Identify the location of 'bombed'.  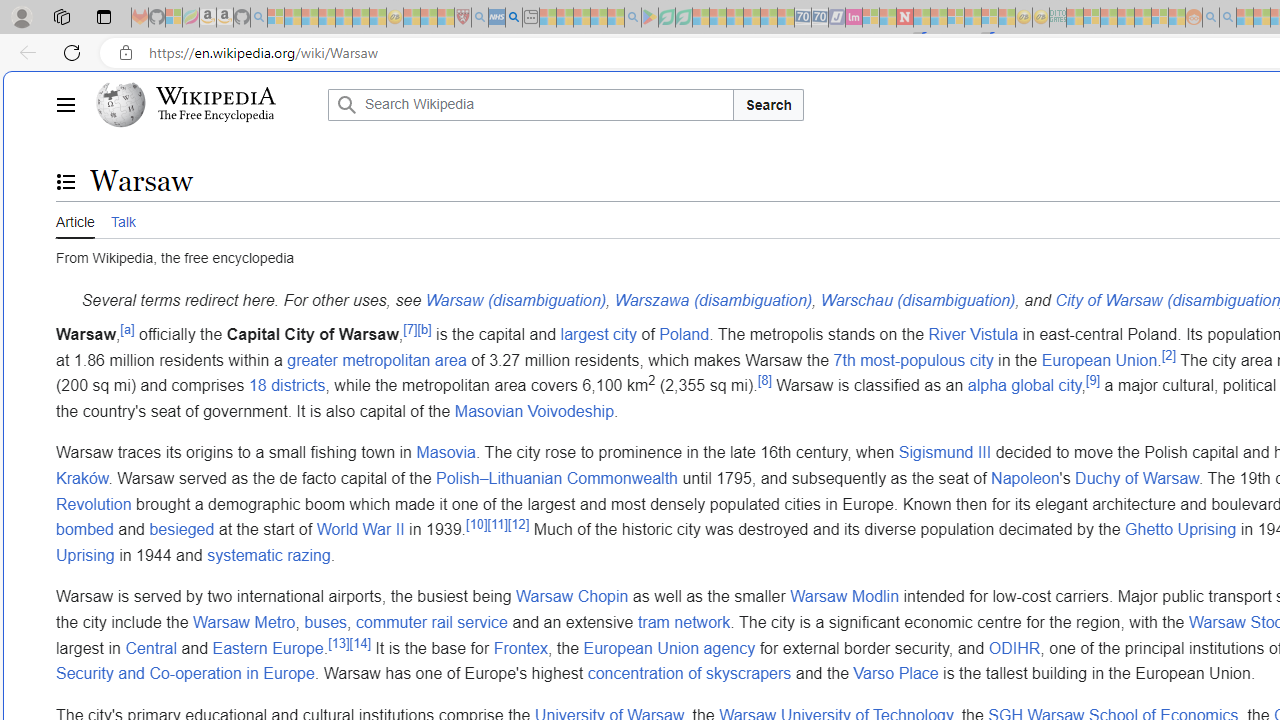
(84, 529).